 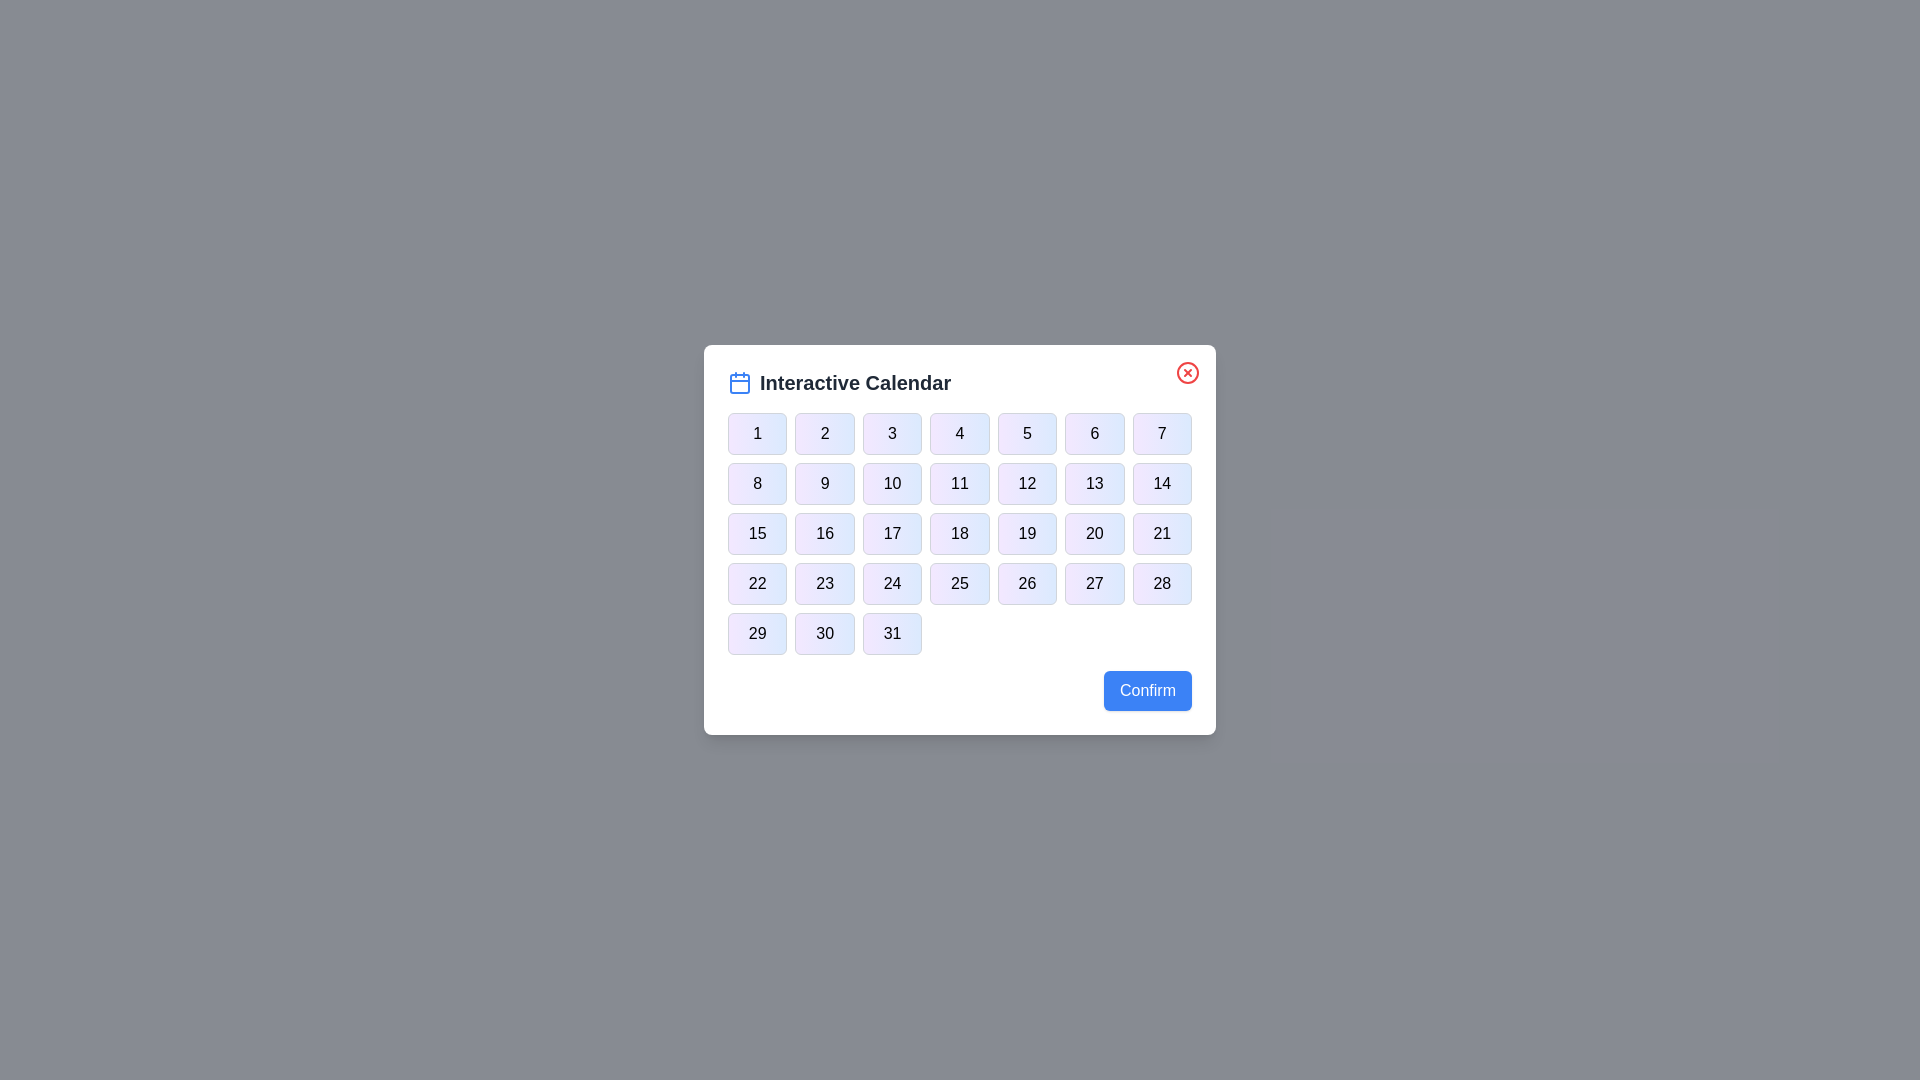 I want to click on the button corresponding to day 18 in the calendar, so click(x=960, y=532).